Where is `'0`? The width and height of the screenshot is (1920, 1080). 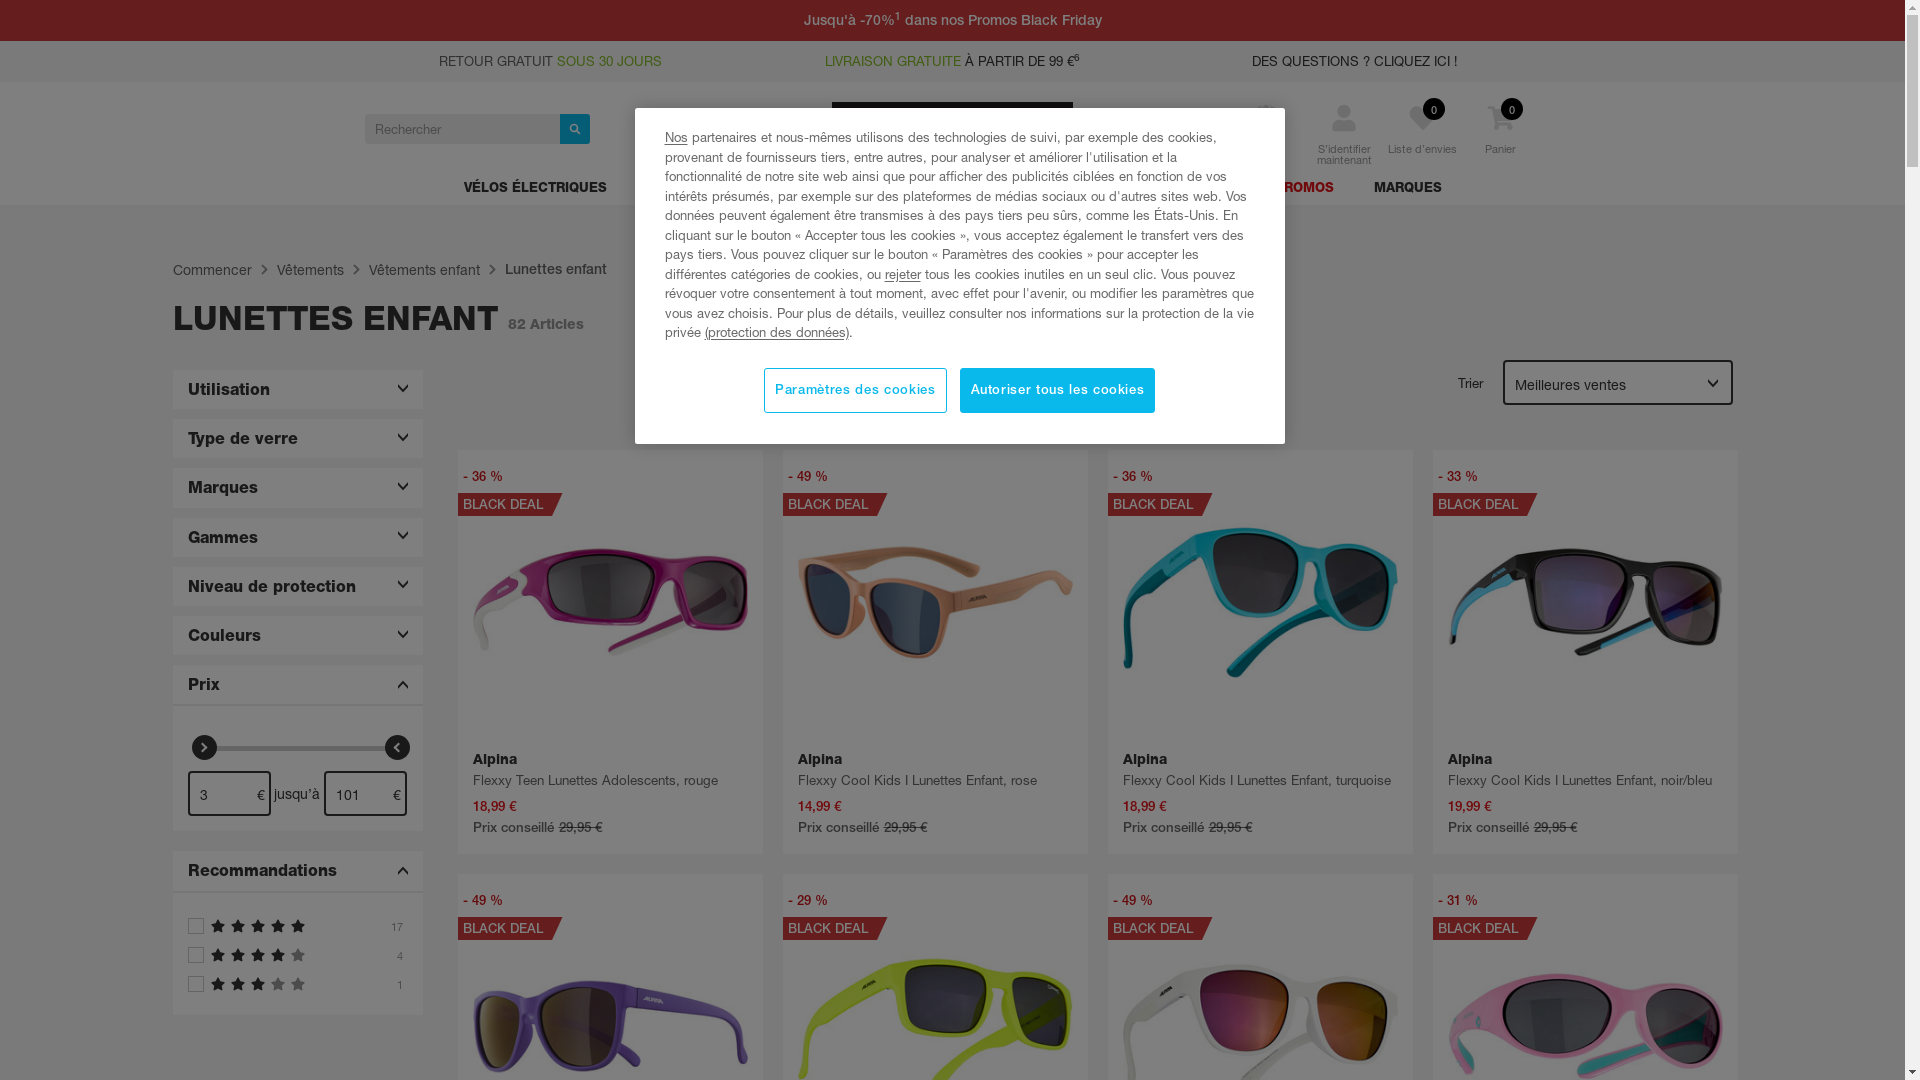 '0 is located at coordinates (1501, 141).